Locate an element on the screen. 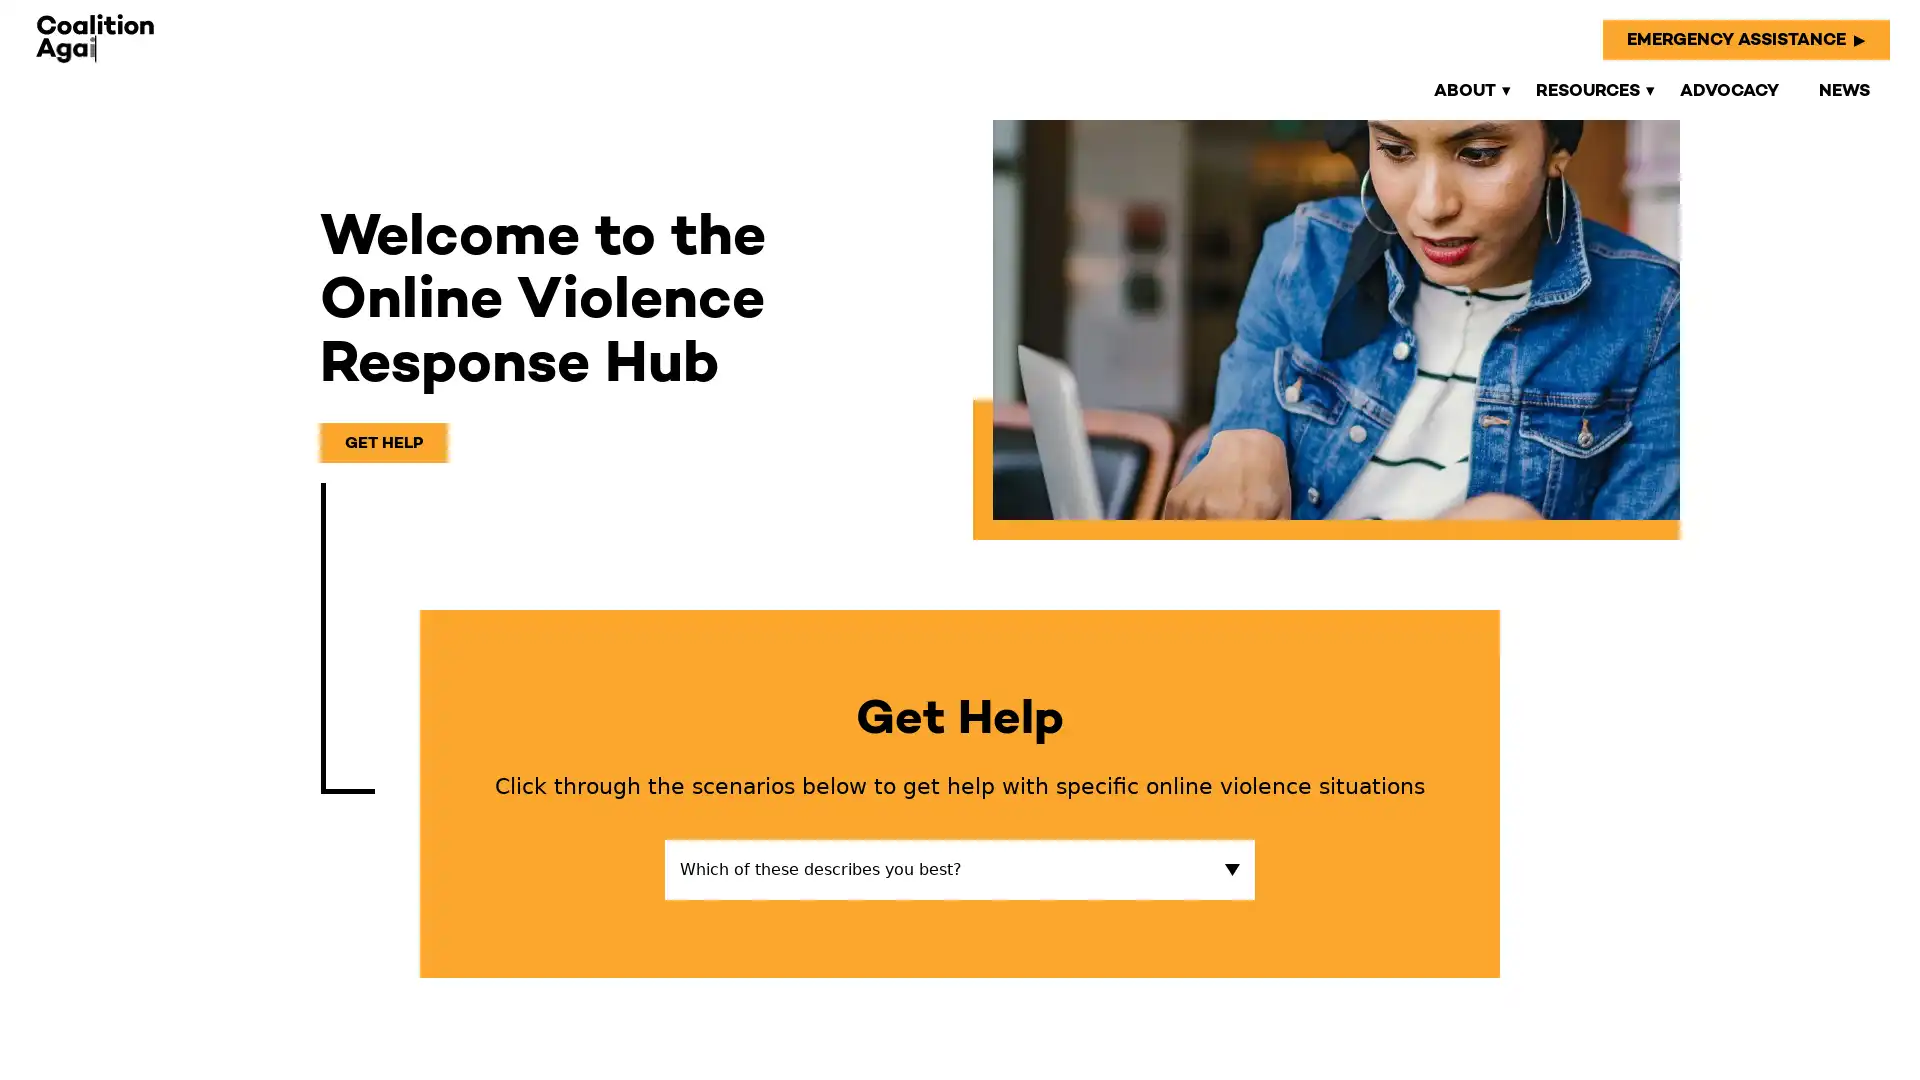 Image resolution: width=1920 pixels, height=1080 pixels. GET HELP is located at coordinates (384, 441).